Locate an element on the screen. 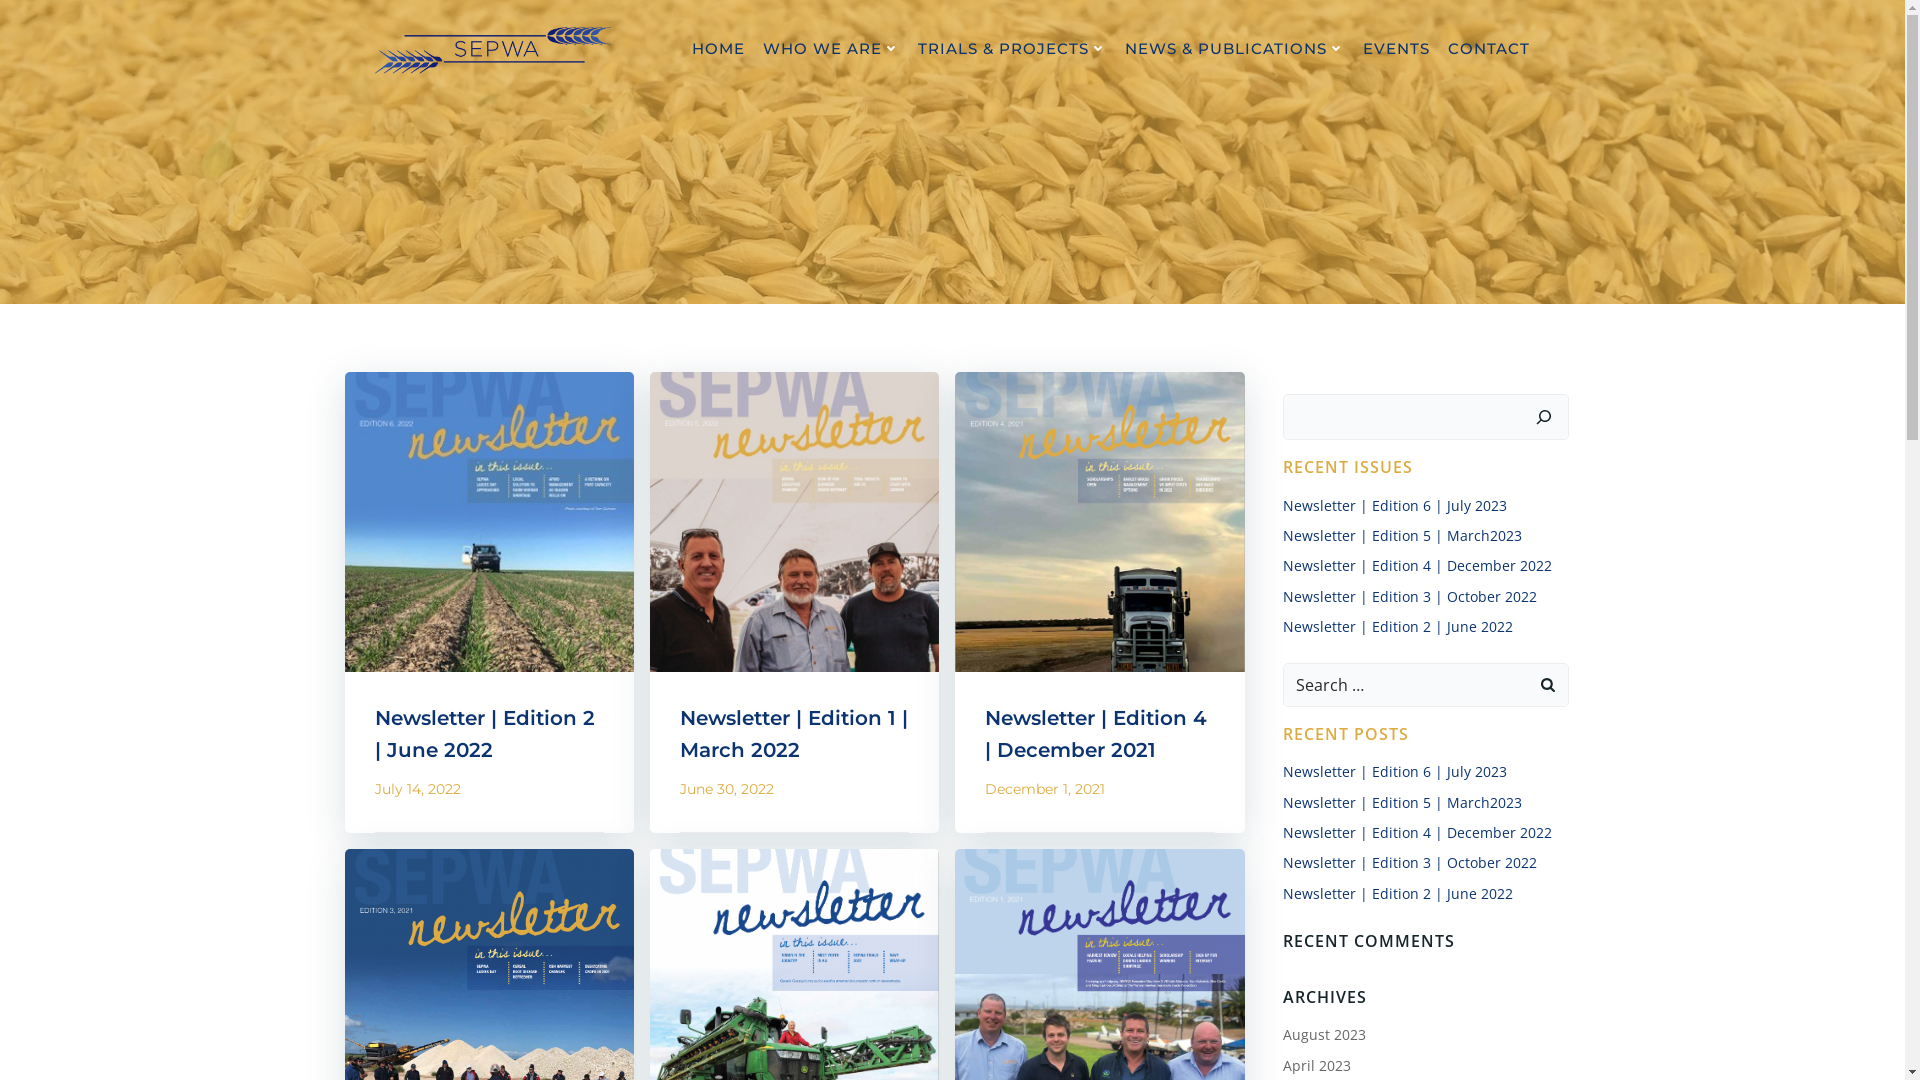 This screenshot has height=1080, width=1920. 'April 2023' is located at coordinates (1316, 1064).